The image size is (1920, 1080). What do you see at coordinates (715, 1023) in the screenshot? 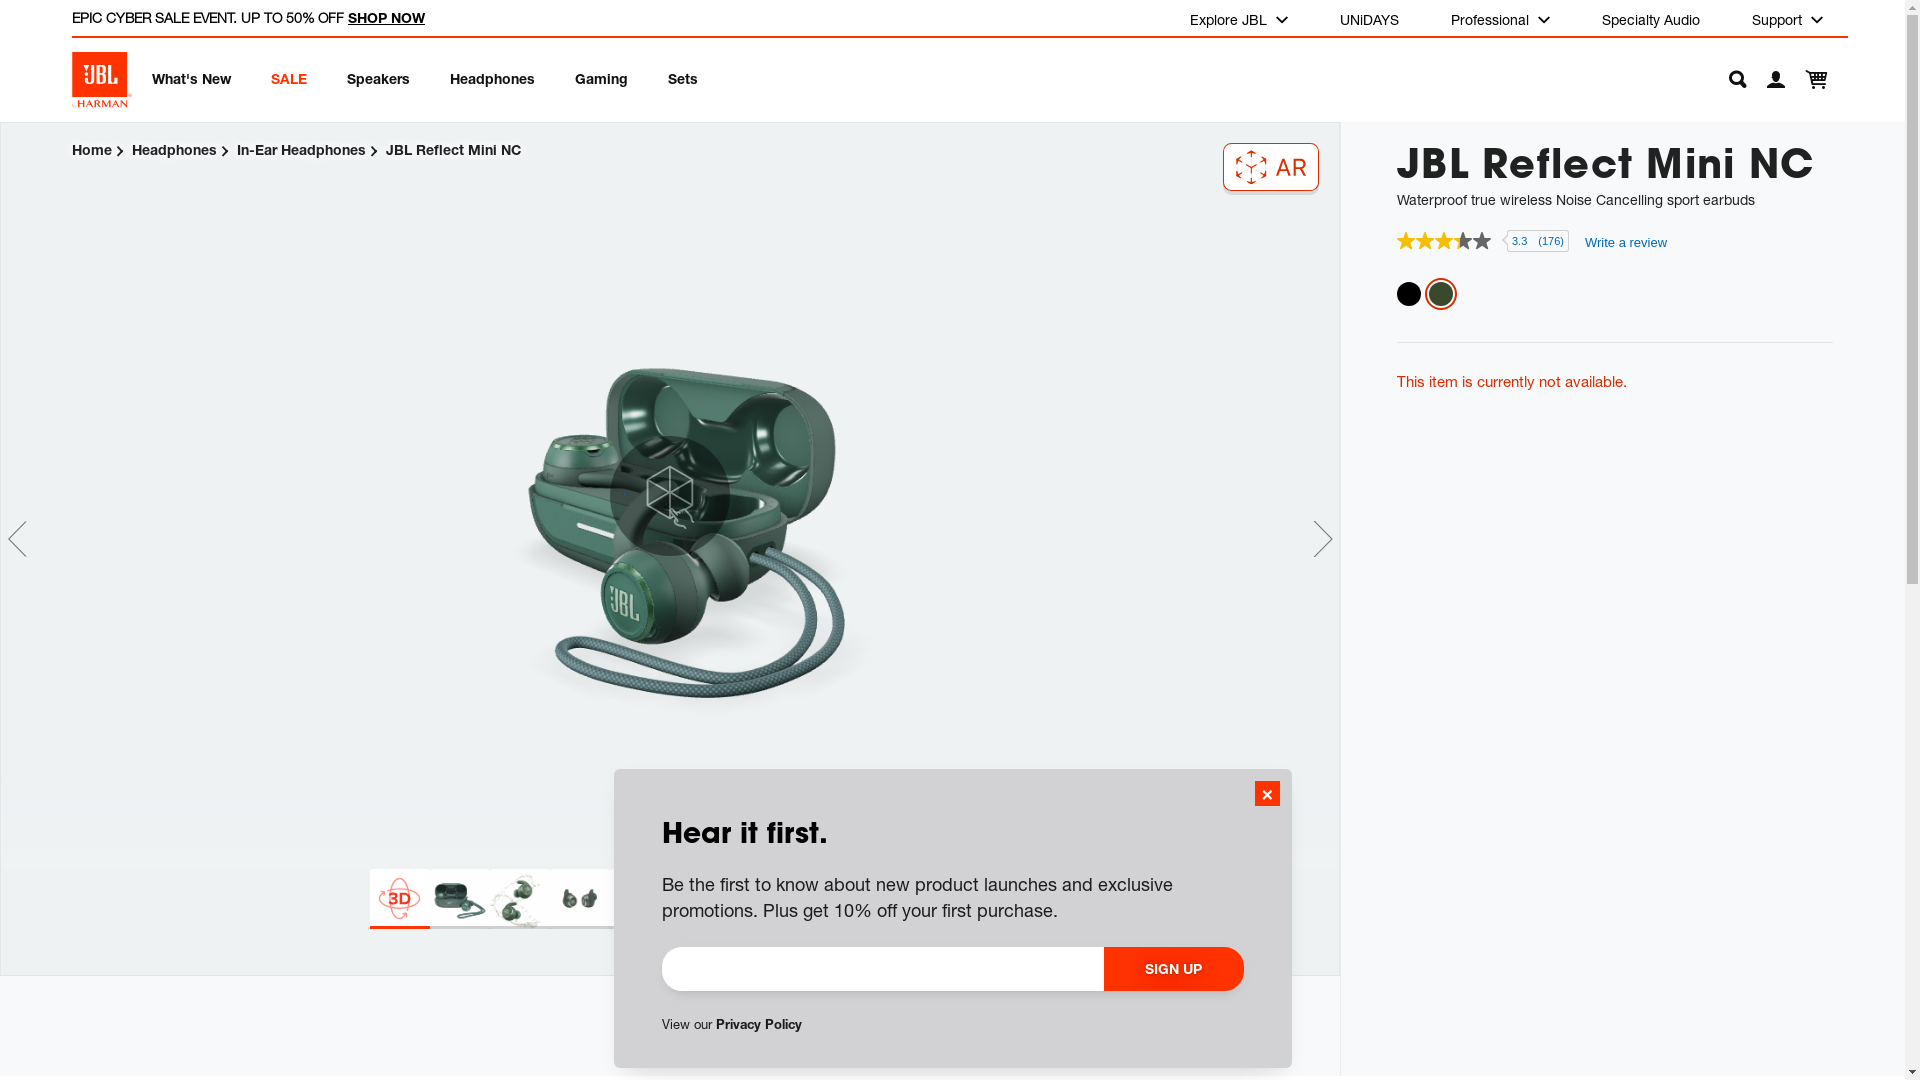
I see `'Privacy Policy'` at bounding box center [715, 1023].